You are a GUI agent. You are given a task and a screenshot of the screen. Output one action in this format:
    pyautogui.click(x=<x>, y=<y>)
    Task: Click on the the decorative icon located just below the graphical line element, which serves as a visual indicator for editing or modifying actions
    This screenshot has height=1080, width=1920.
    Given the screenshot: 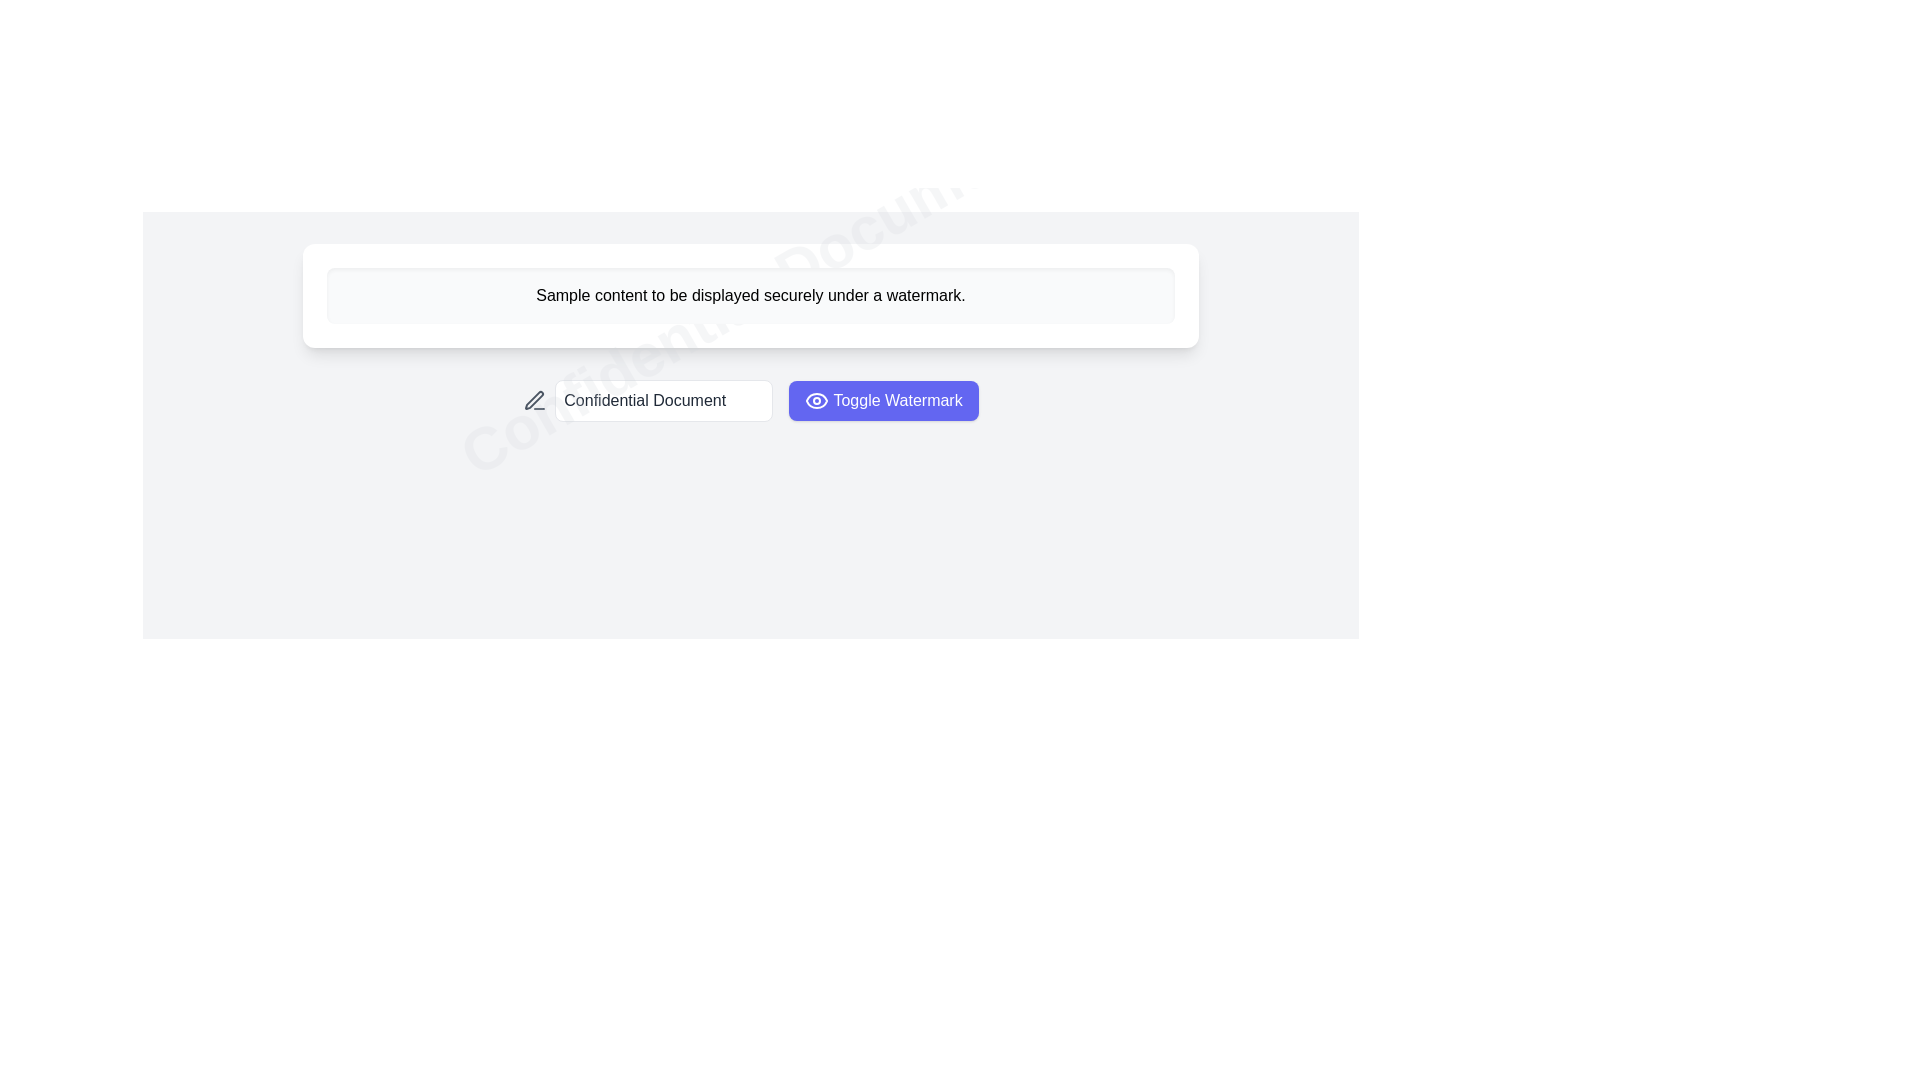 What is the action you would take?
    pyautogui.click(x=534, y=400)
    